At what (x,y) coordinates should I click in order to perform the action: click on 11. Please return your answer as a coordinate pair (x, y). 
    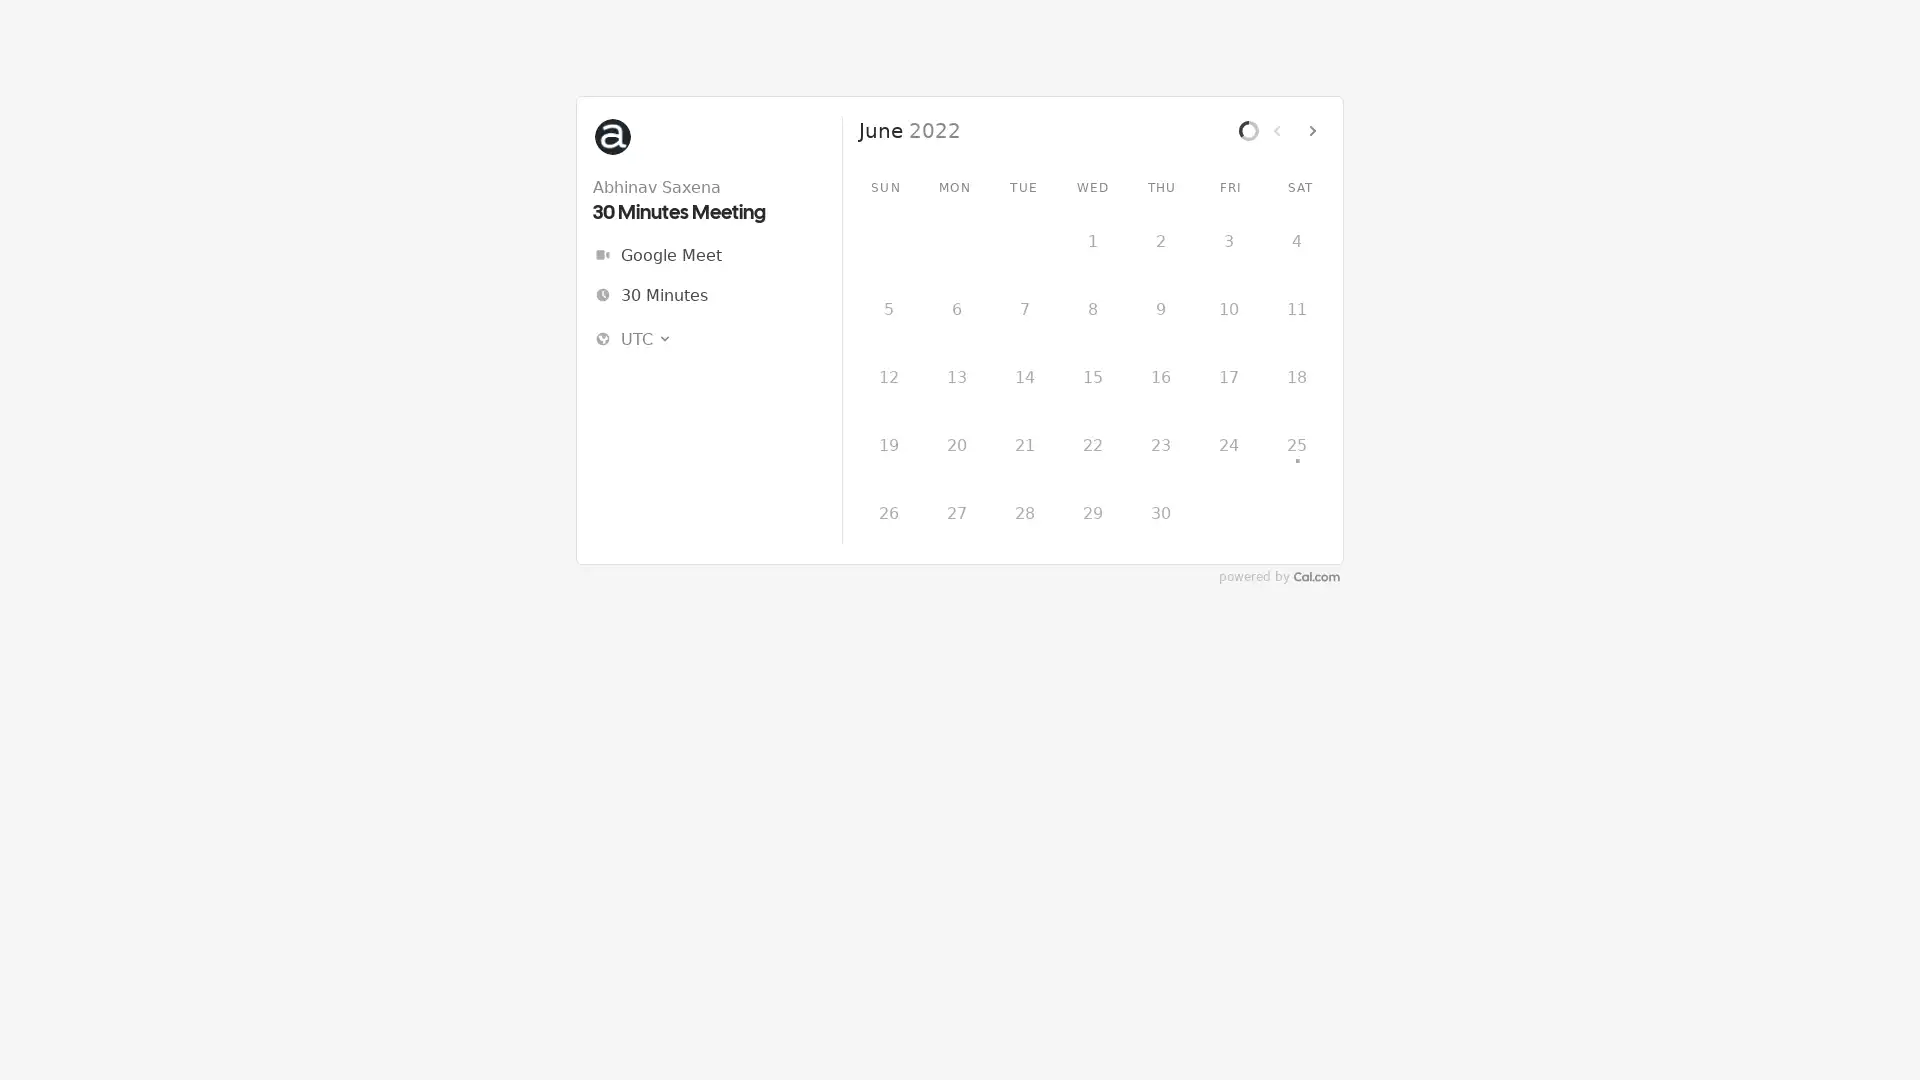
    Looking at the image, I should click on (1296, 308).